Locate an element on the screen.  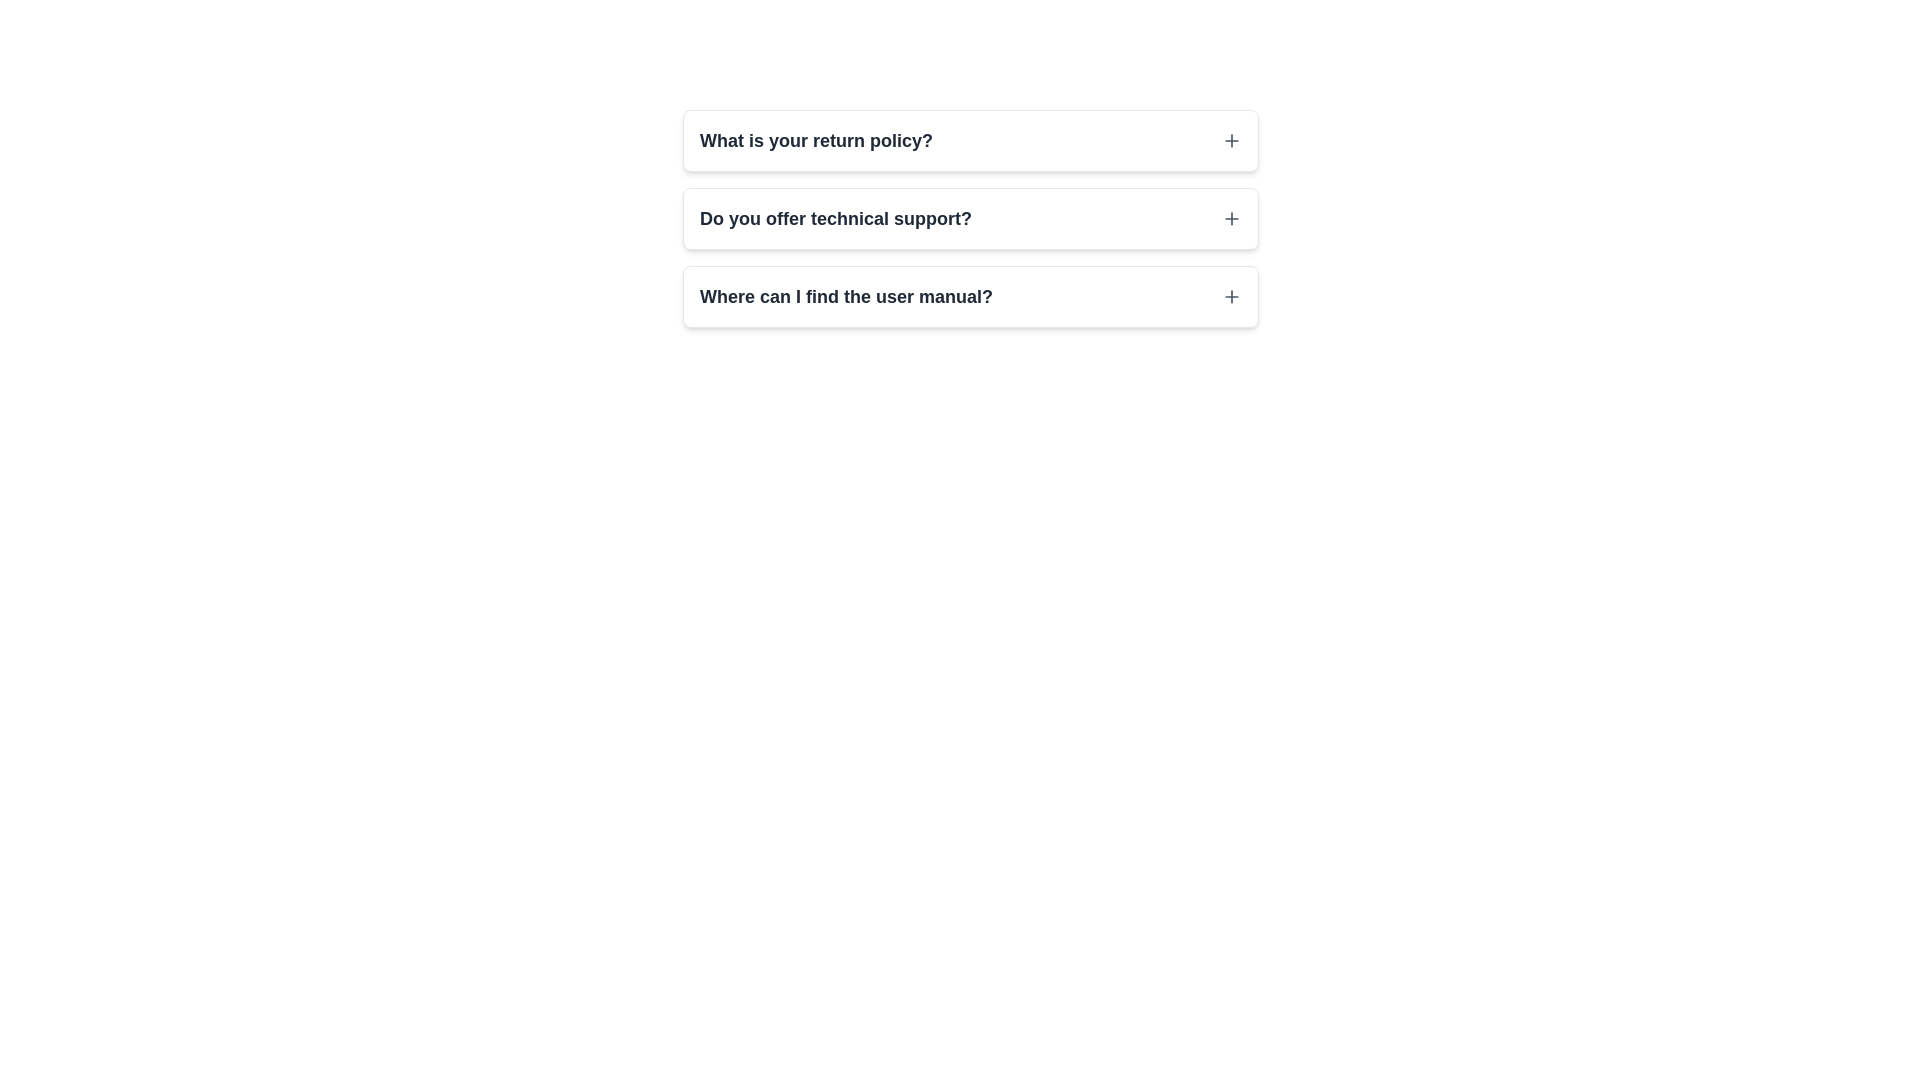
the small square-shaped button with a gray plus icon located to the right of the 'Do you offer technical support?' text is located at coordinates (1231, 219).